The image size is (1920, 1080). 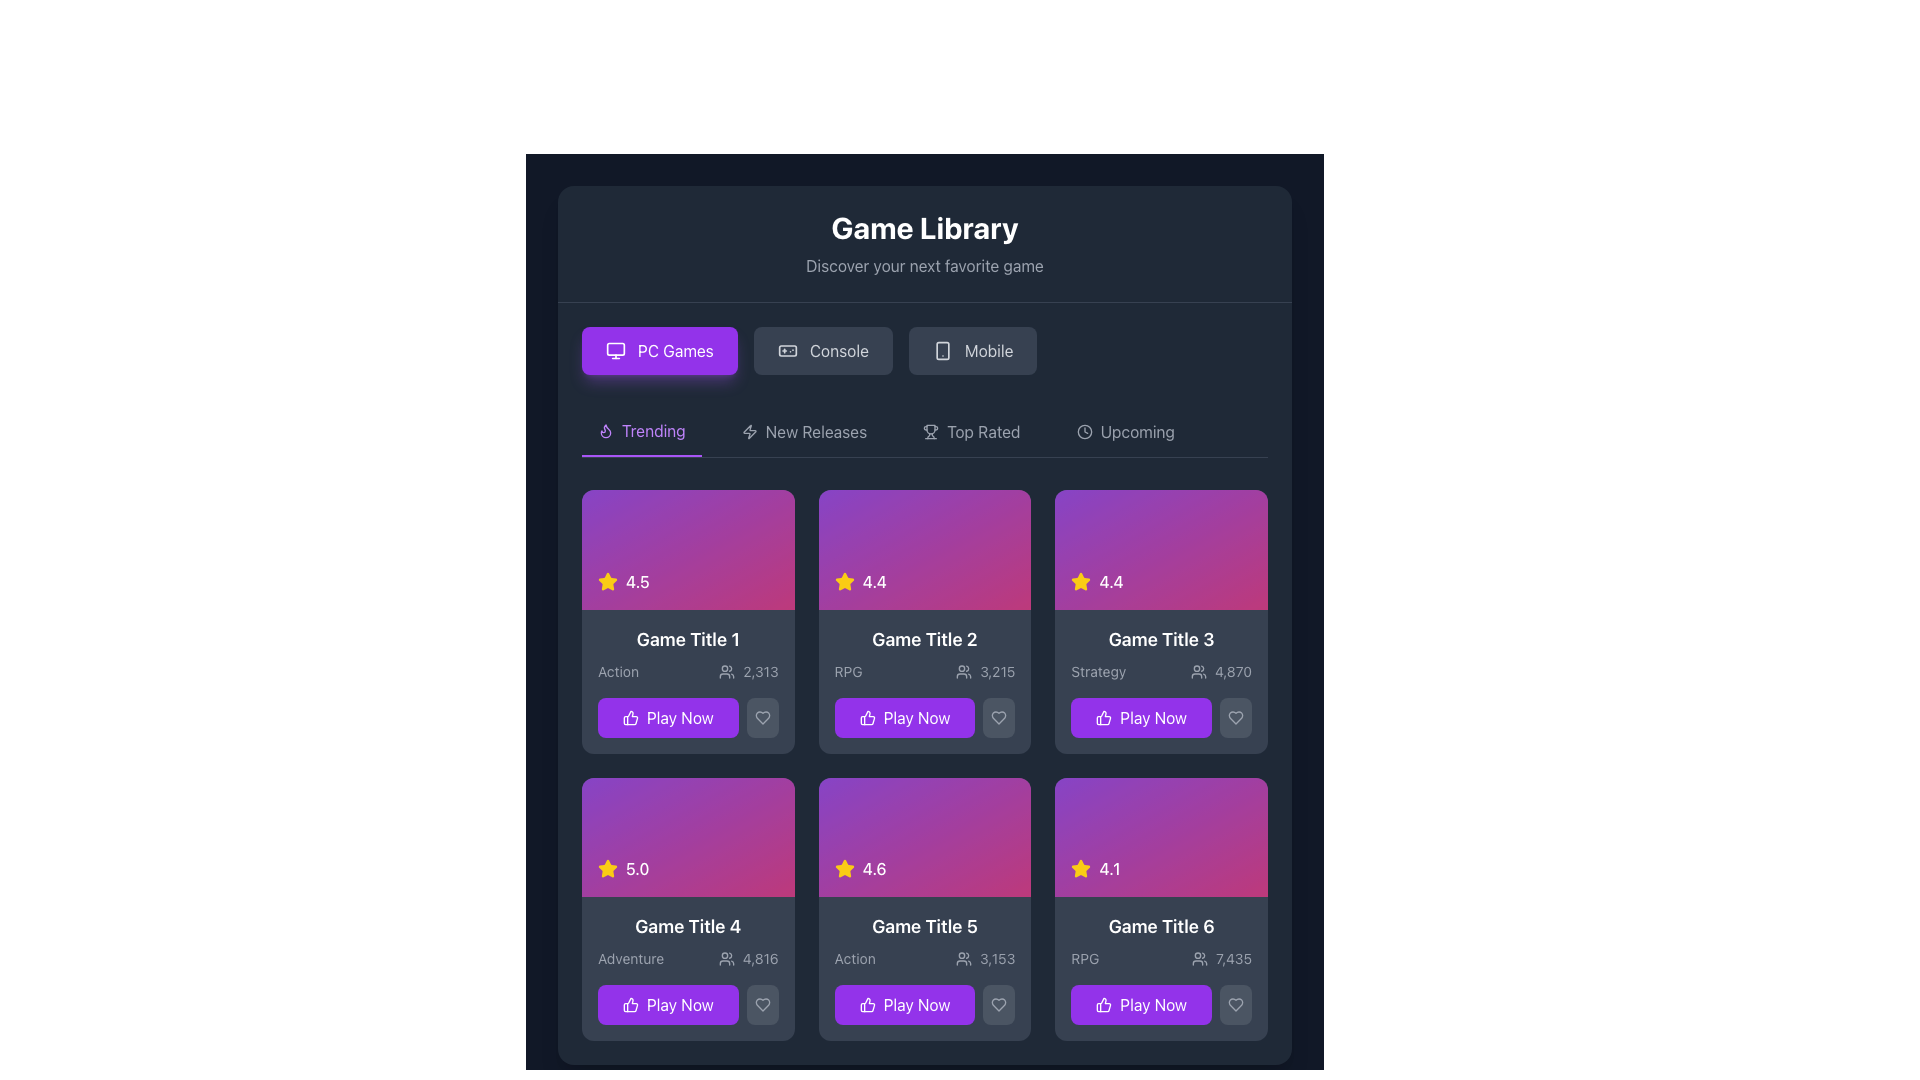 I want to click on the 'Console' text label within the button to focus on it, so click(x=839, y=350).